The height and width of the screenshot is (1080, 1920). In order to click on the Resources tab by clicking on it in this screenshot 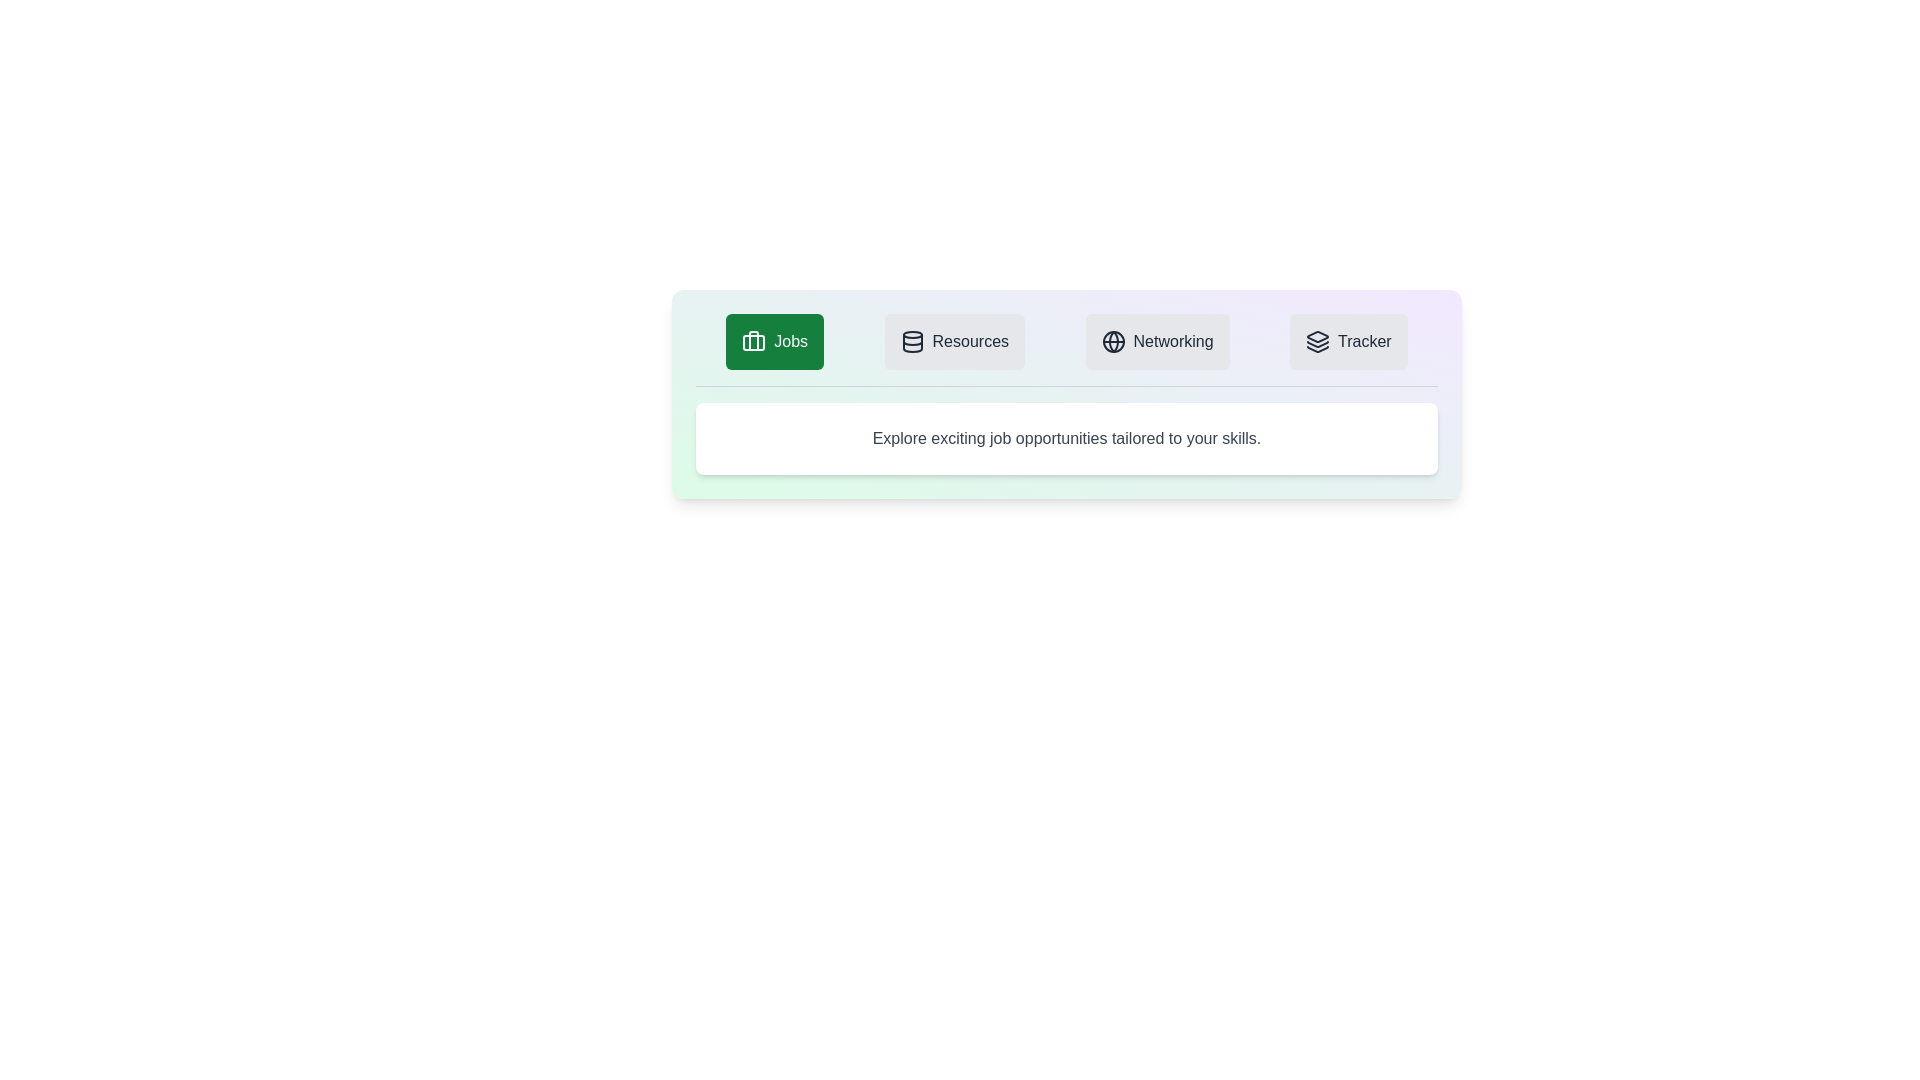, I will do `click(954, 341)`.